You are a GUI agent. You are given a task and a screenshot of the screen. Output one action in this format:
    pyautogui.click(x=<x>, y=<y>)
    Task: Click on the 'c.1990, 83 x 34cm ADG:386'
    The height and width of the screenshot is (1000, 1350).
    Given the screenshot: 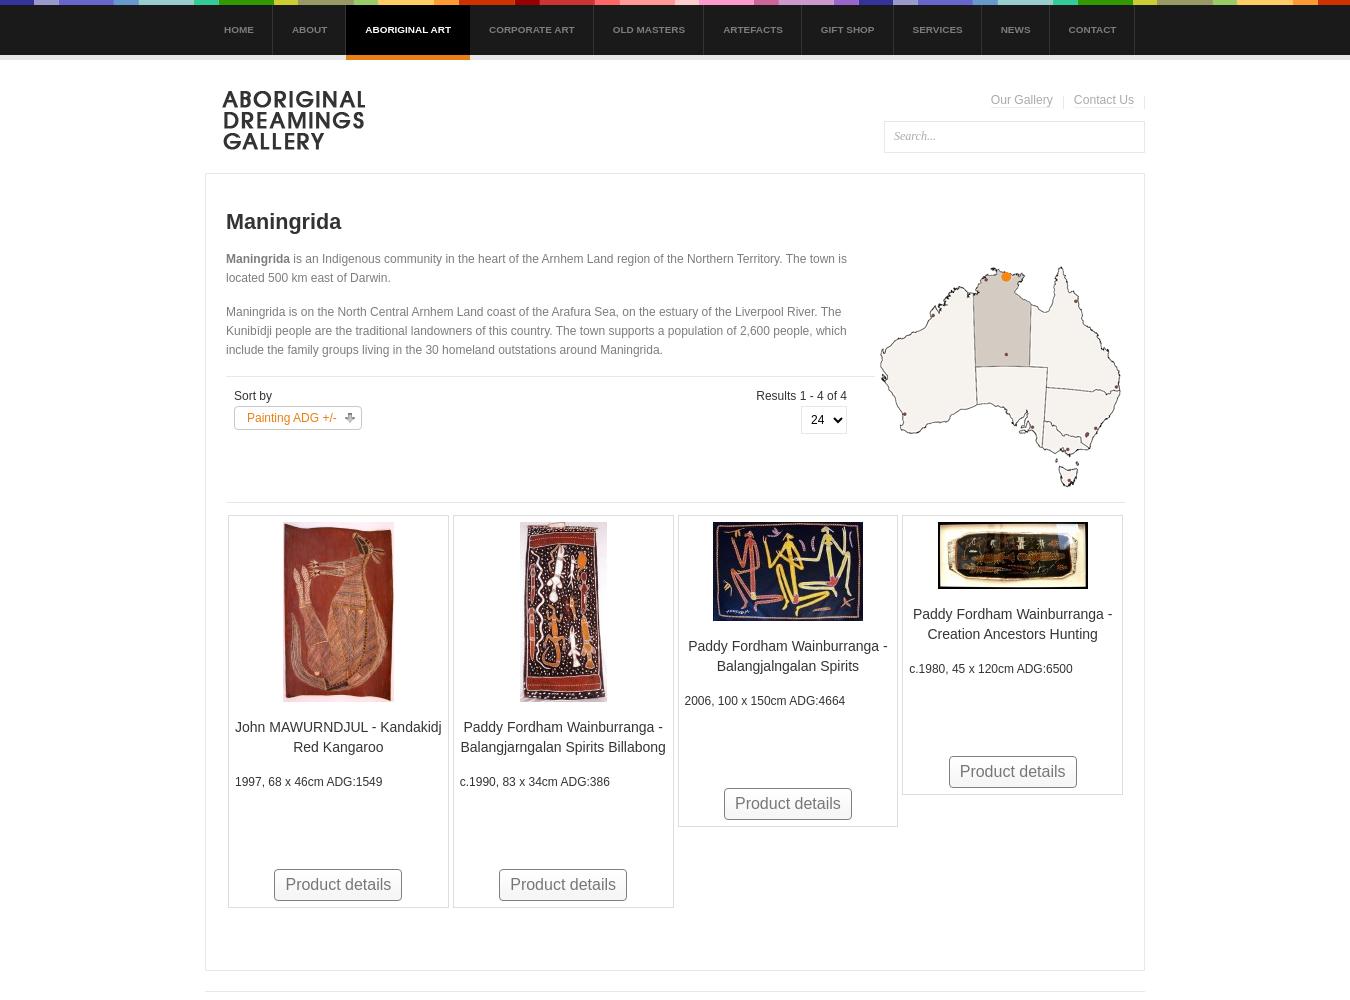 What is the action you would take?
    pyautogui.click(x=533, y=781)
    